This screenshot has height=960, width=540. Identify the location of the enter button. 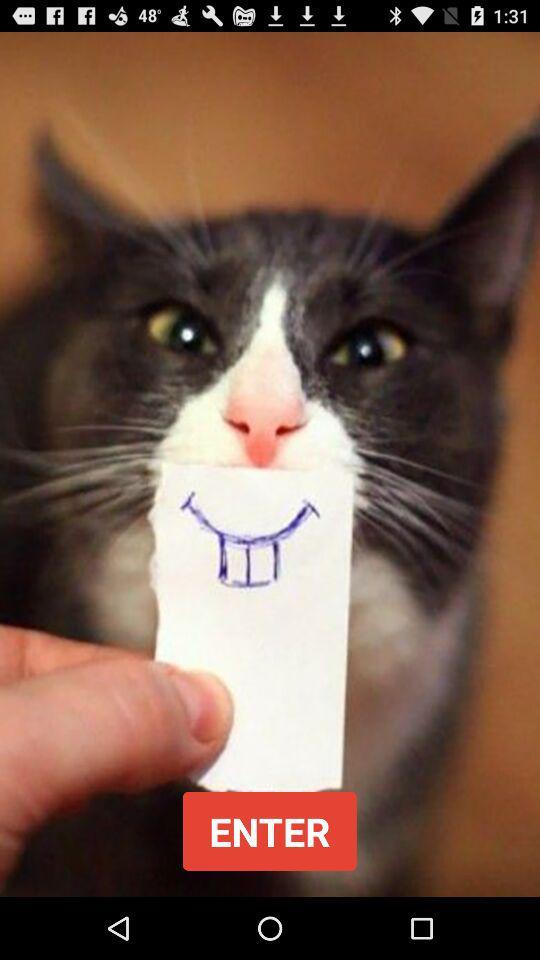
(269, 831).